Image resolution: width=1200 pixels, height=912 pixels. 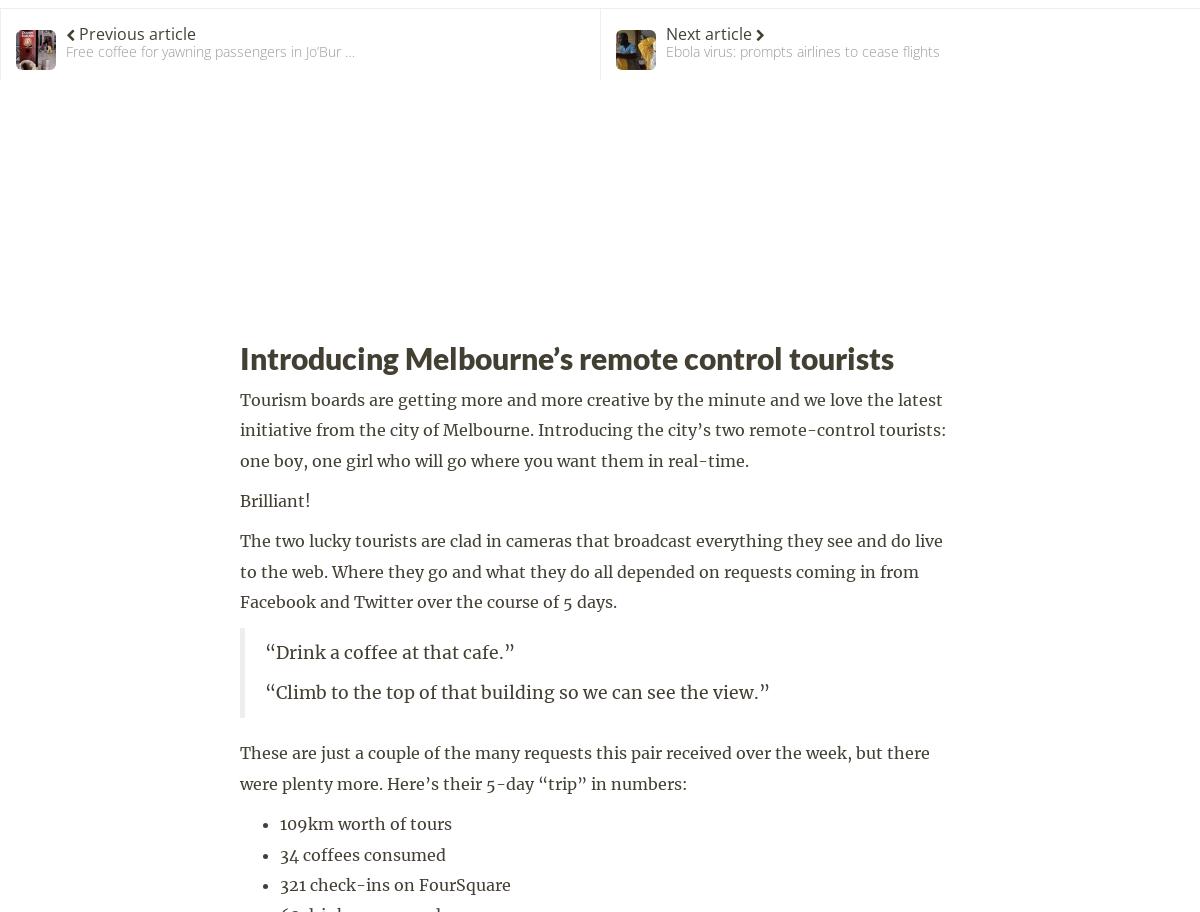 I want to click on '109km worth of tours', so click(x=366, y=822).